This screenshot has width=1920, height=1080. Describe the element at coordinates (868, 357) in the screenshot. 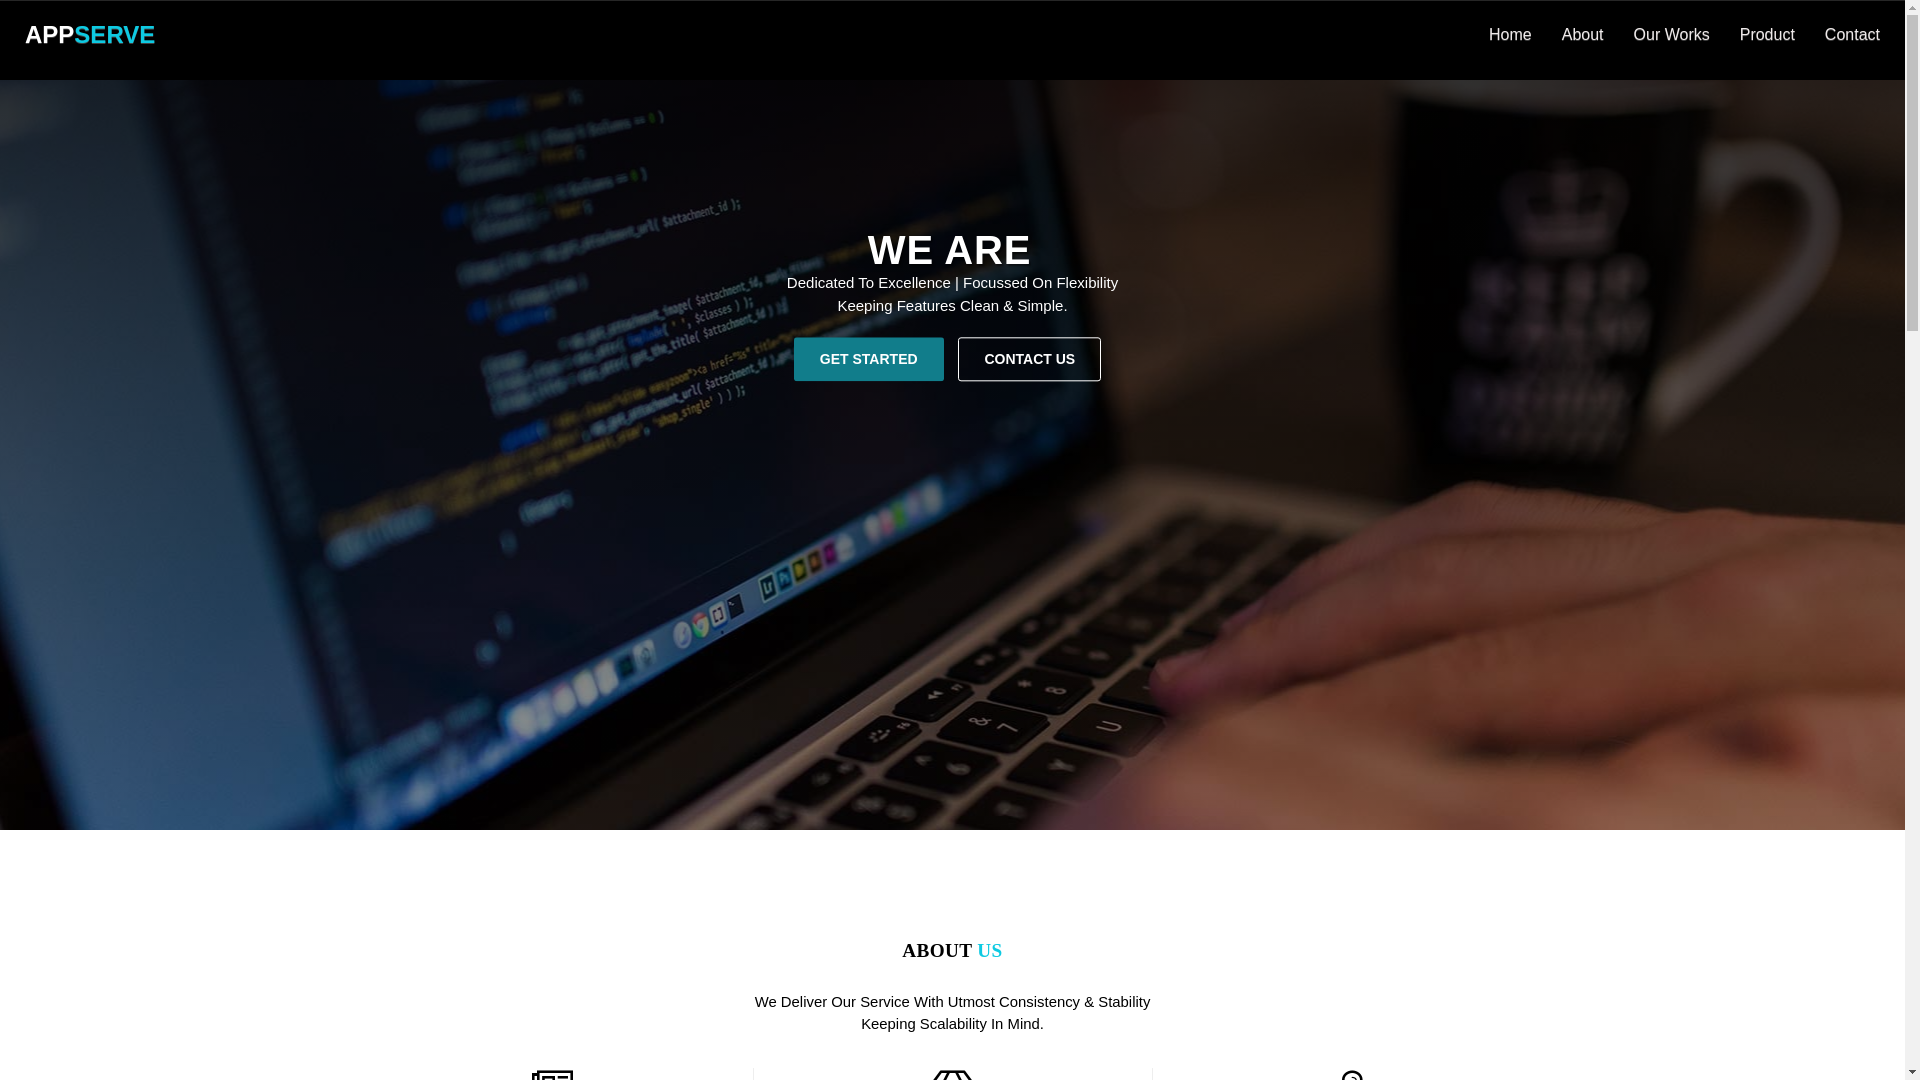

I see `'GET STARTED'` at that location.